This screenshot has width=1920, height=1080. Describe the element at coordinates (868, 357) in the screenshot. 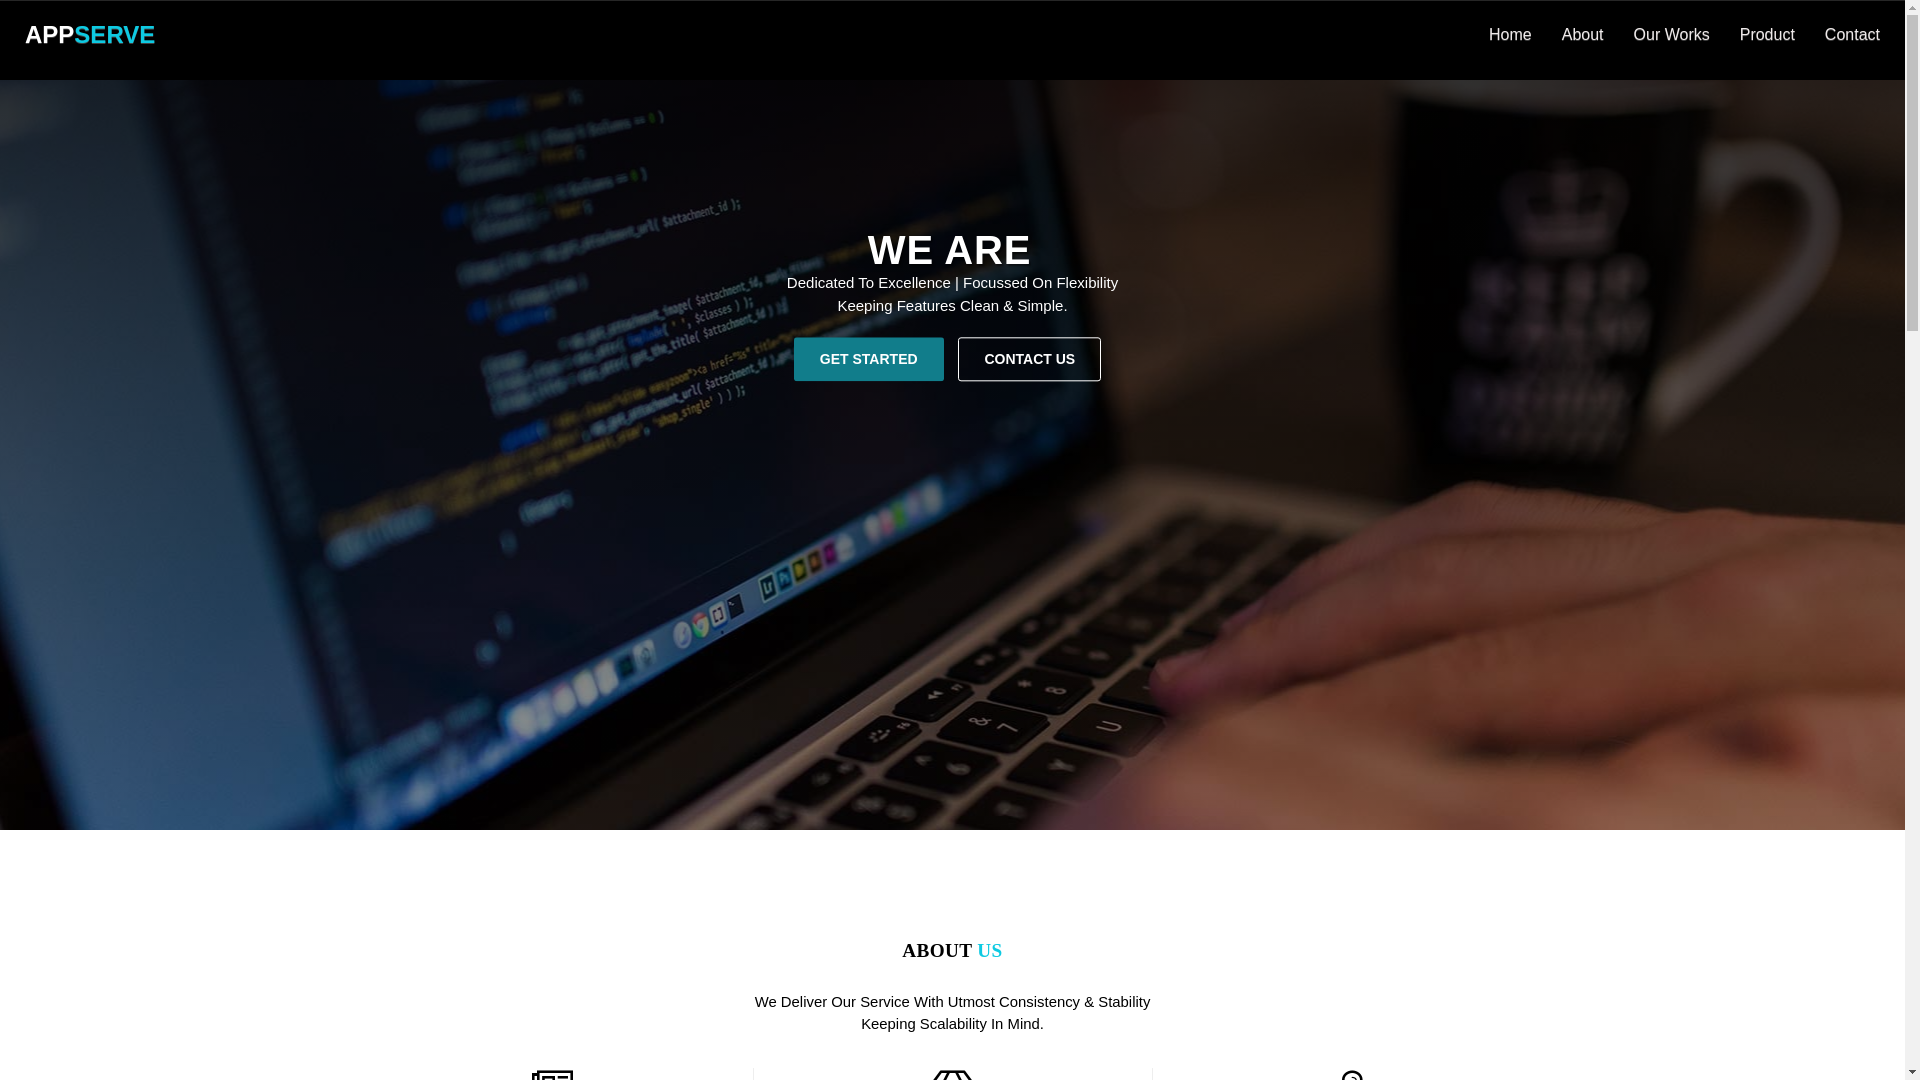

I see `'GET STARTED'` at that location.